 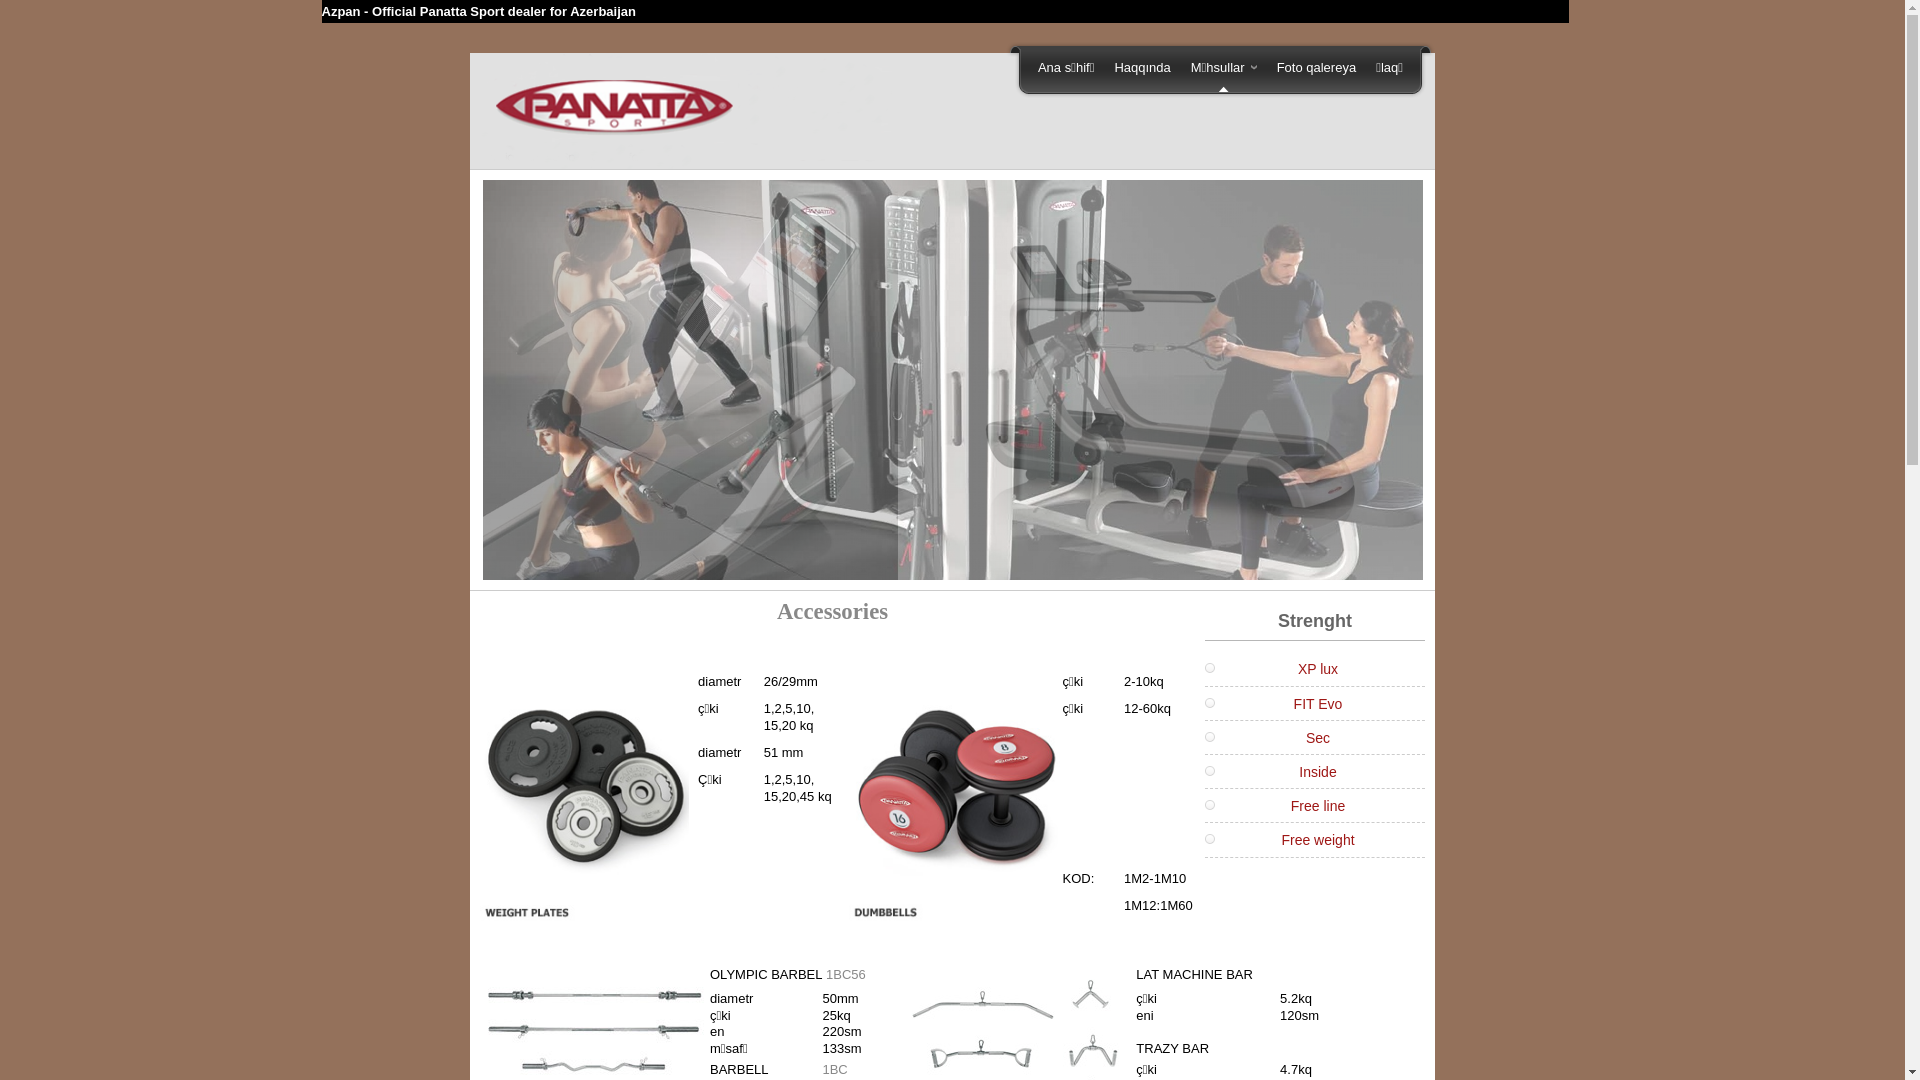 I want to click on 'Inside', so click(x=1299, y=770).